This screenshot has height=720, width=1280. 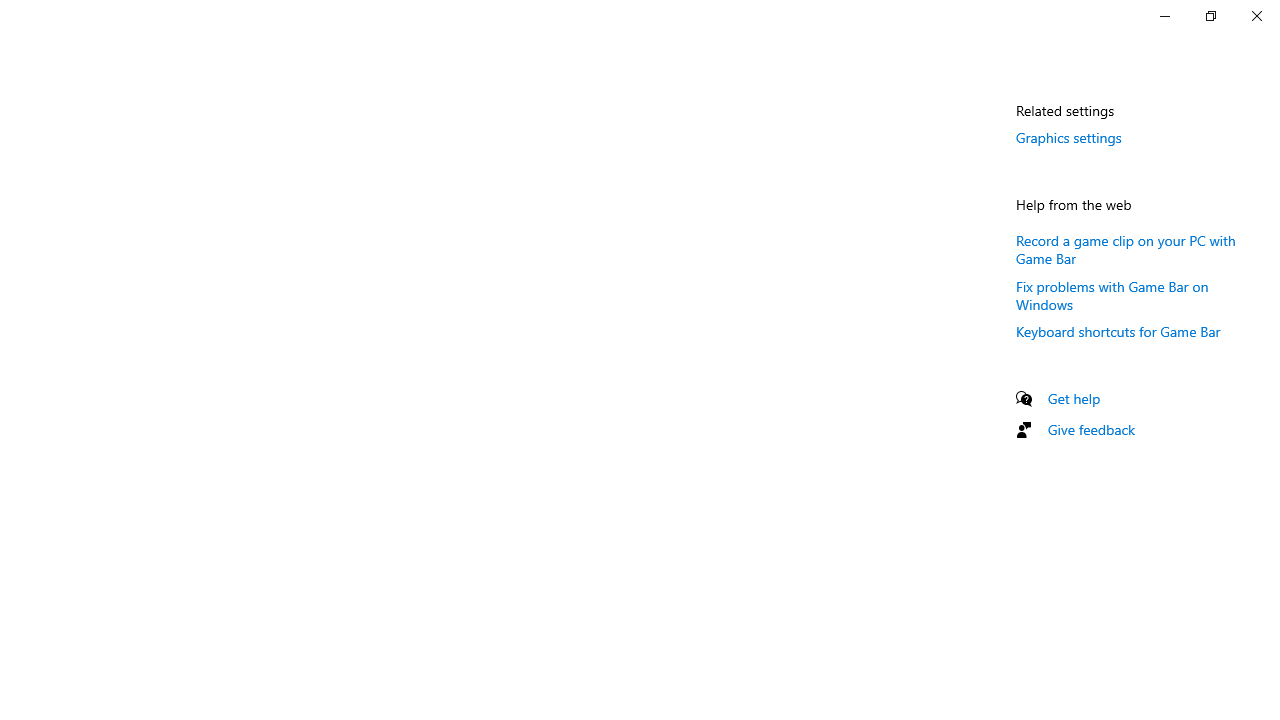 What do you see at coordinates (1073, 398) in the screenshot?
I see `'Get help'` at bounding box center [1073, 398].